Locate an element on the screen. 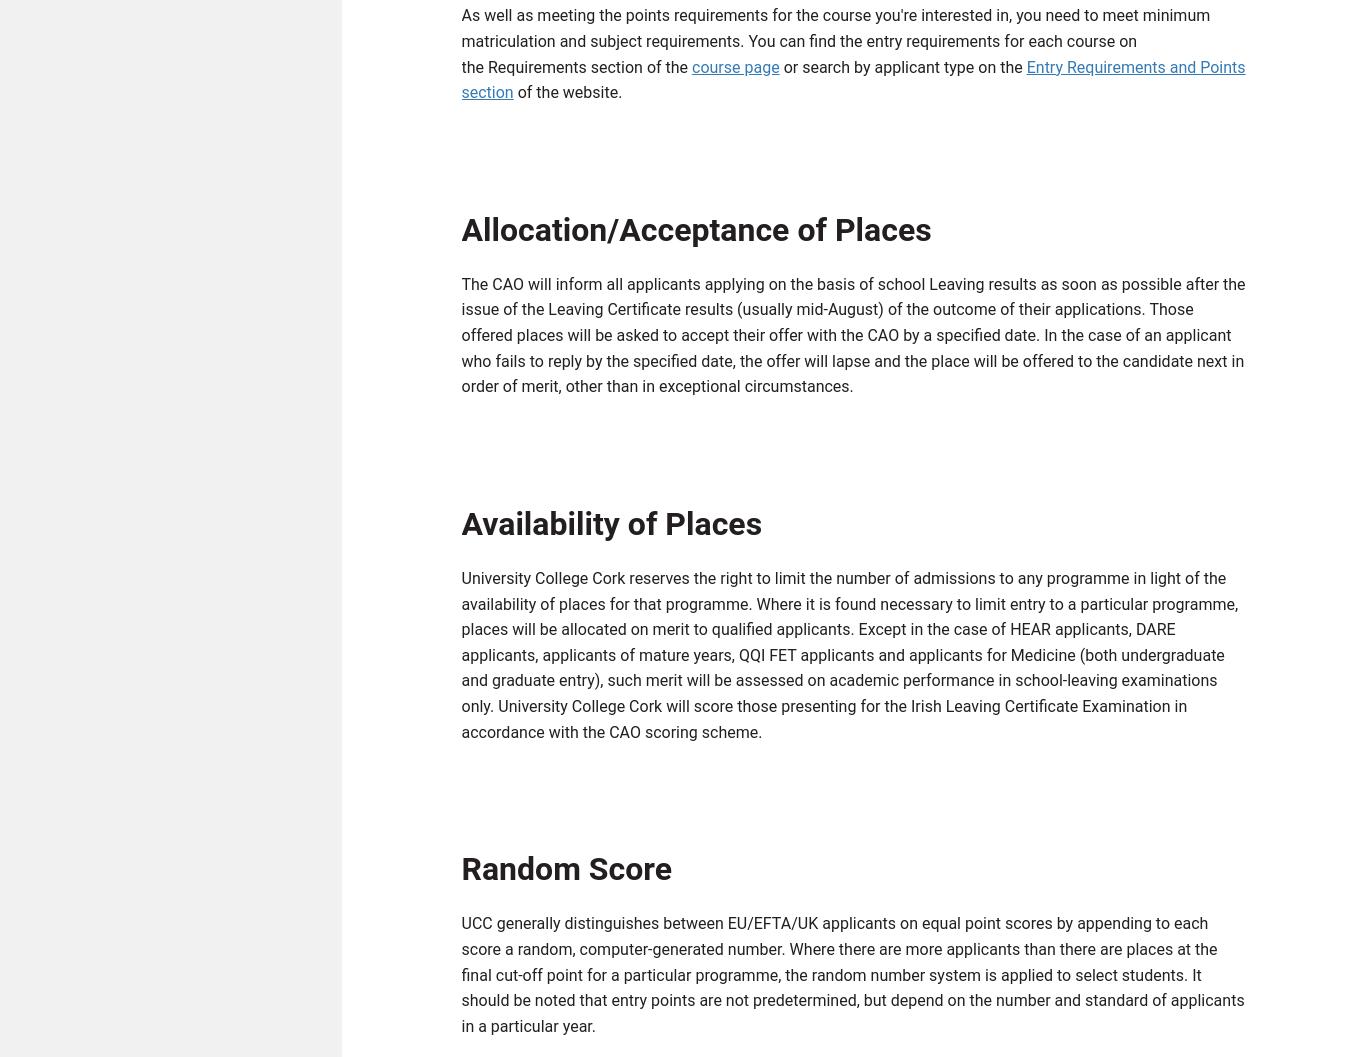  'or search by applicant type on the' is located at coordinates (901, 71).